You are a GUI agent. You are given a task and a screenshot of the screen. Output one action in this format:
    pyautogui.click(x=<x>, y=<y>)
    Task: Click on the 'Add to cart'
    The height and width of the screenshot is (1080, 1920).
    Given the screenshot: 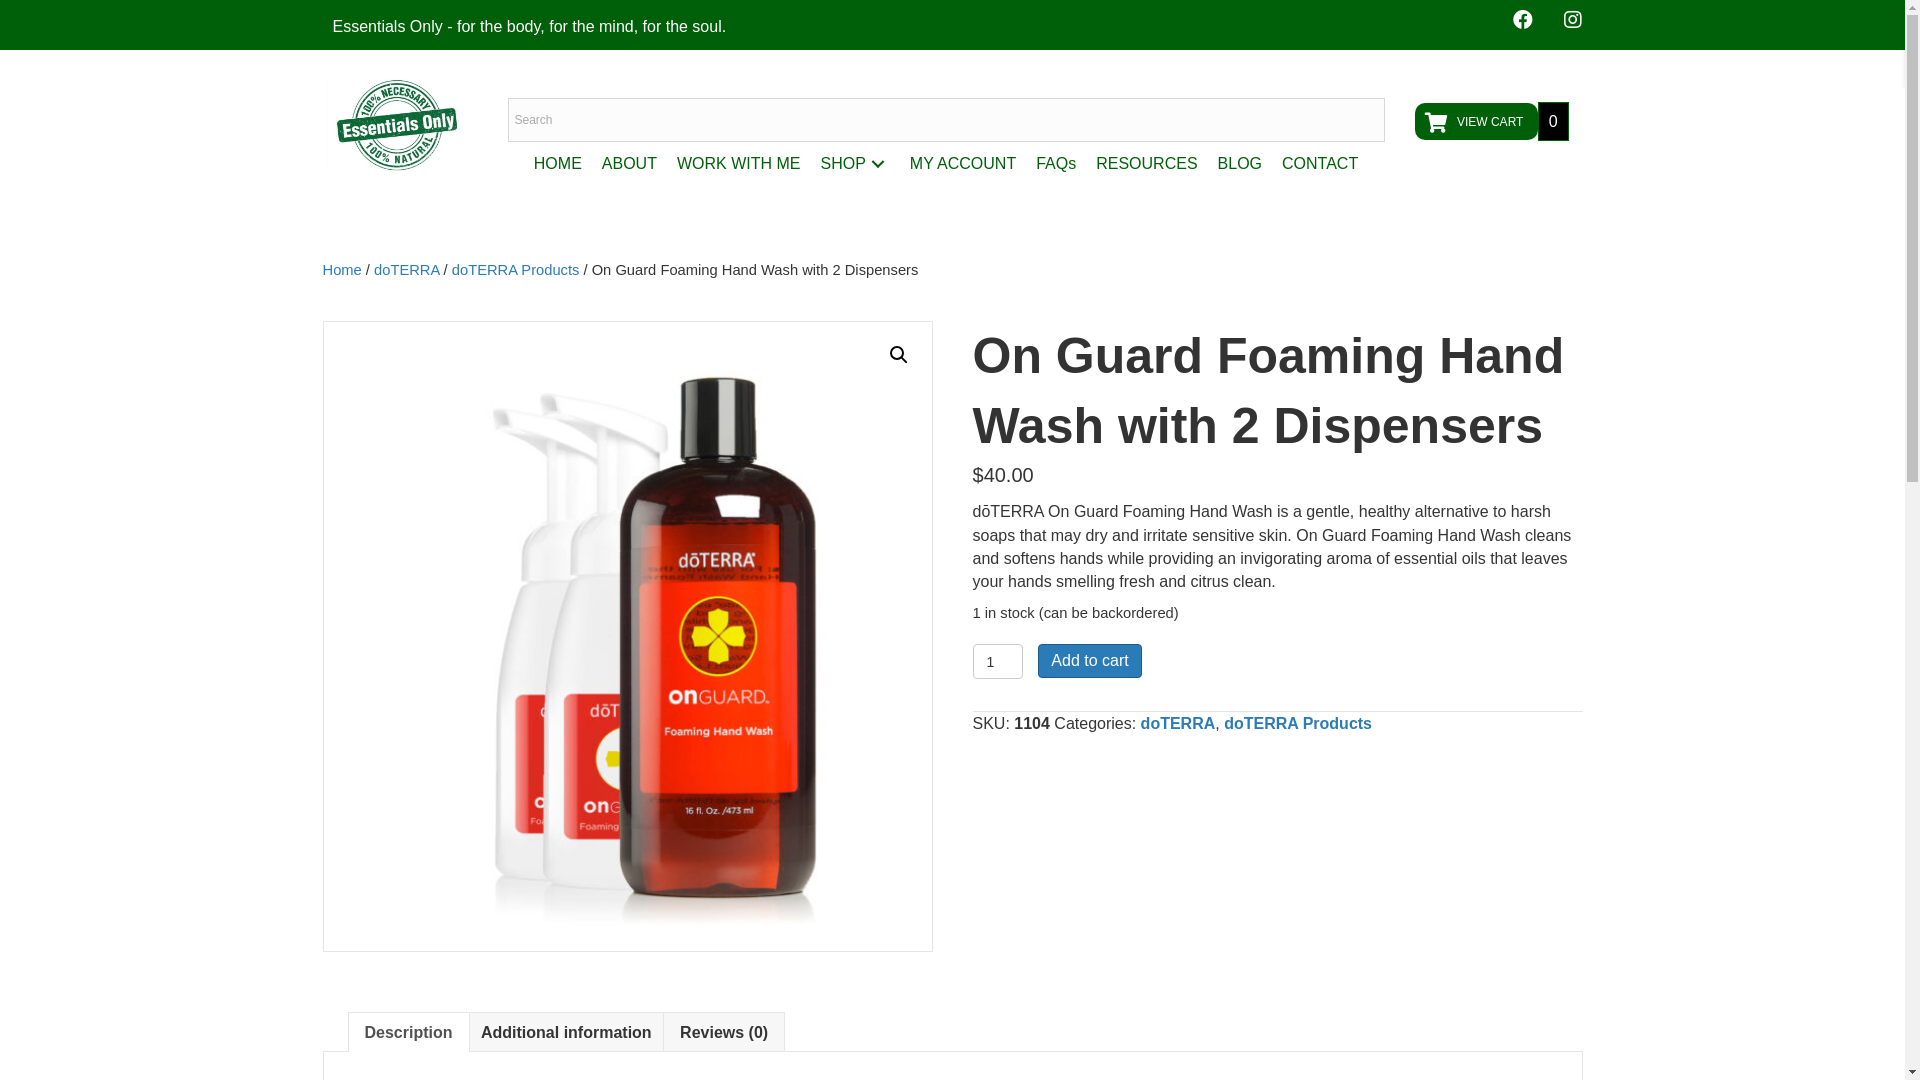 What is the action you would take?
    pyautogui.click(x=1088, y=660)
    